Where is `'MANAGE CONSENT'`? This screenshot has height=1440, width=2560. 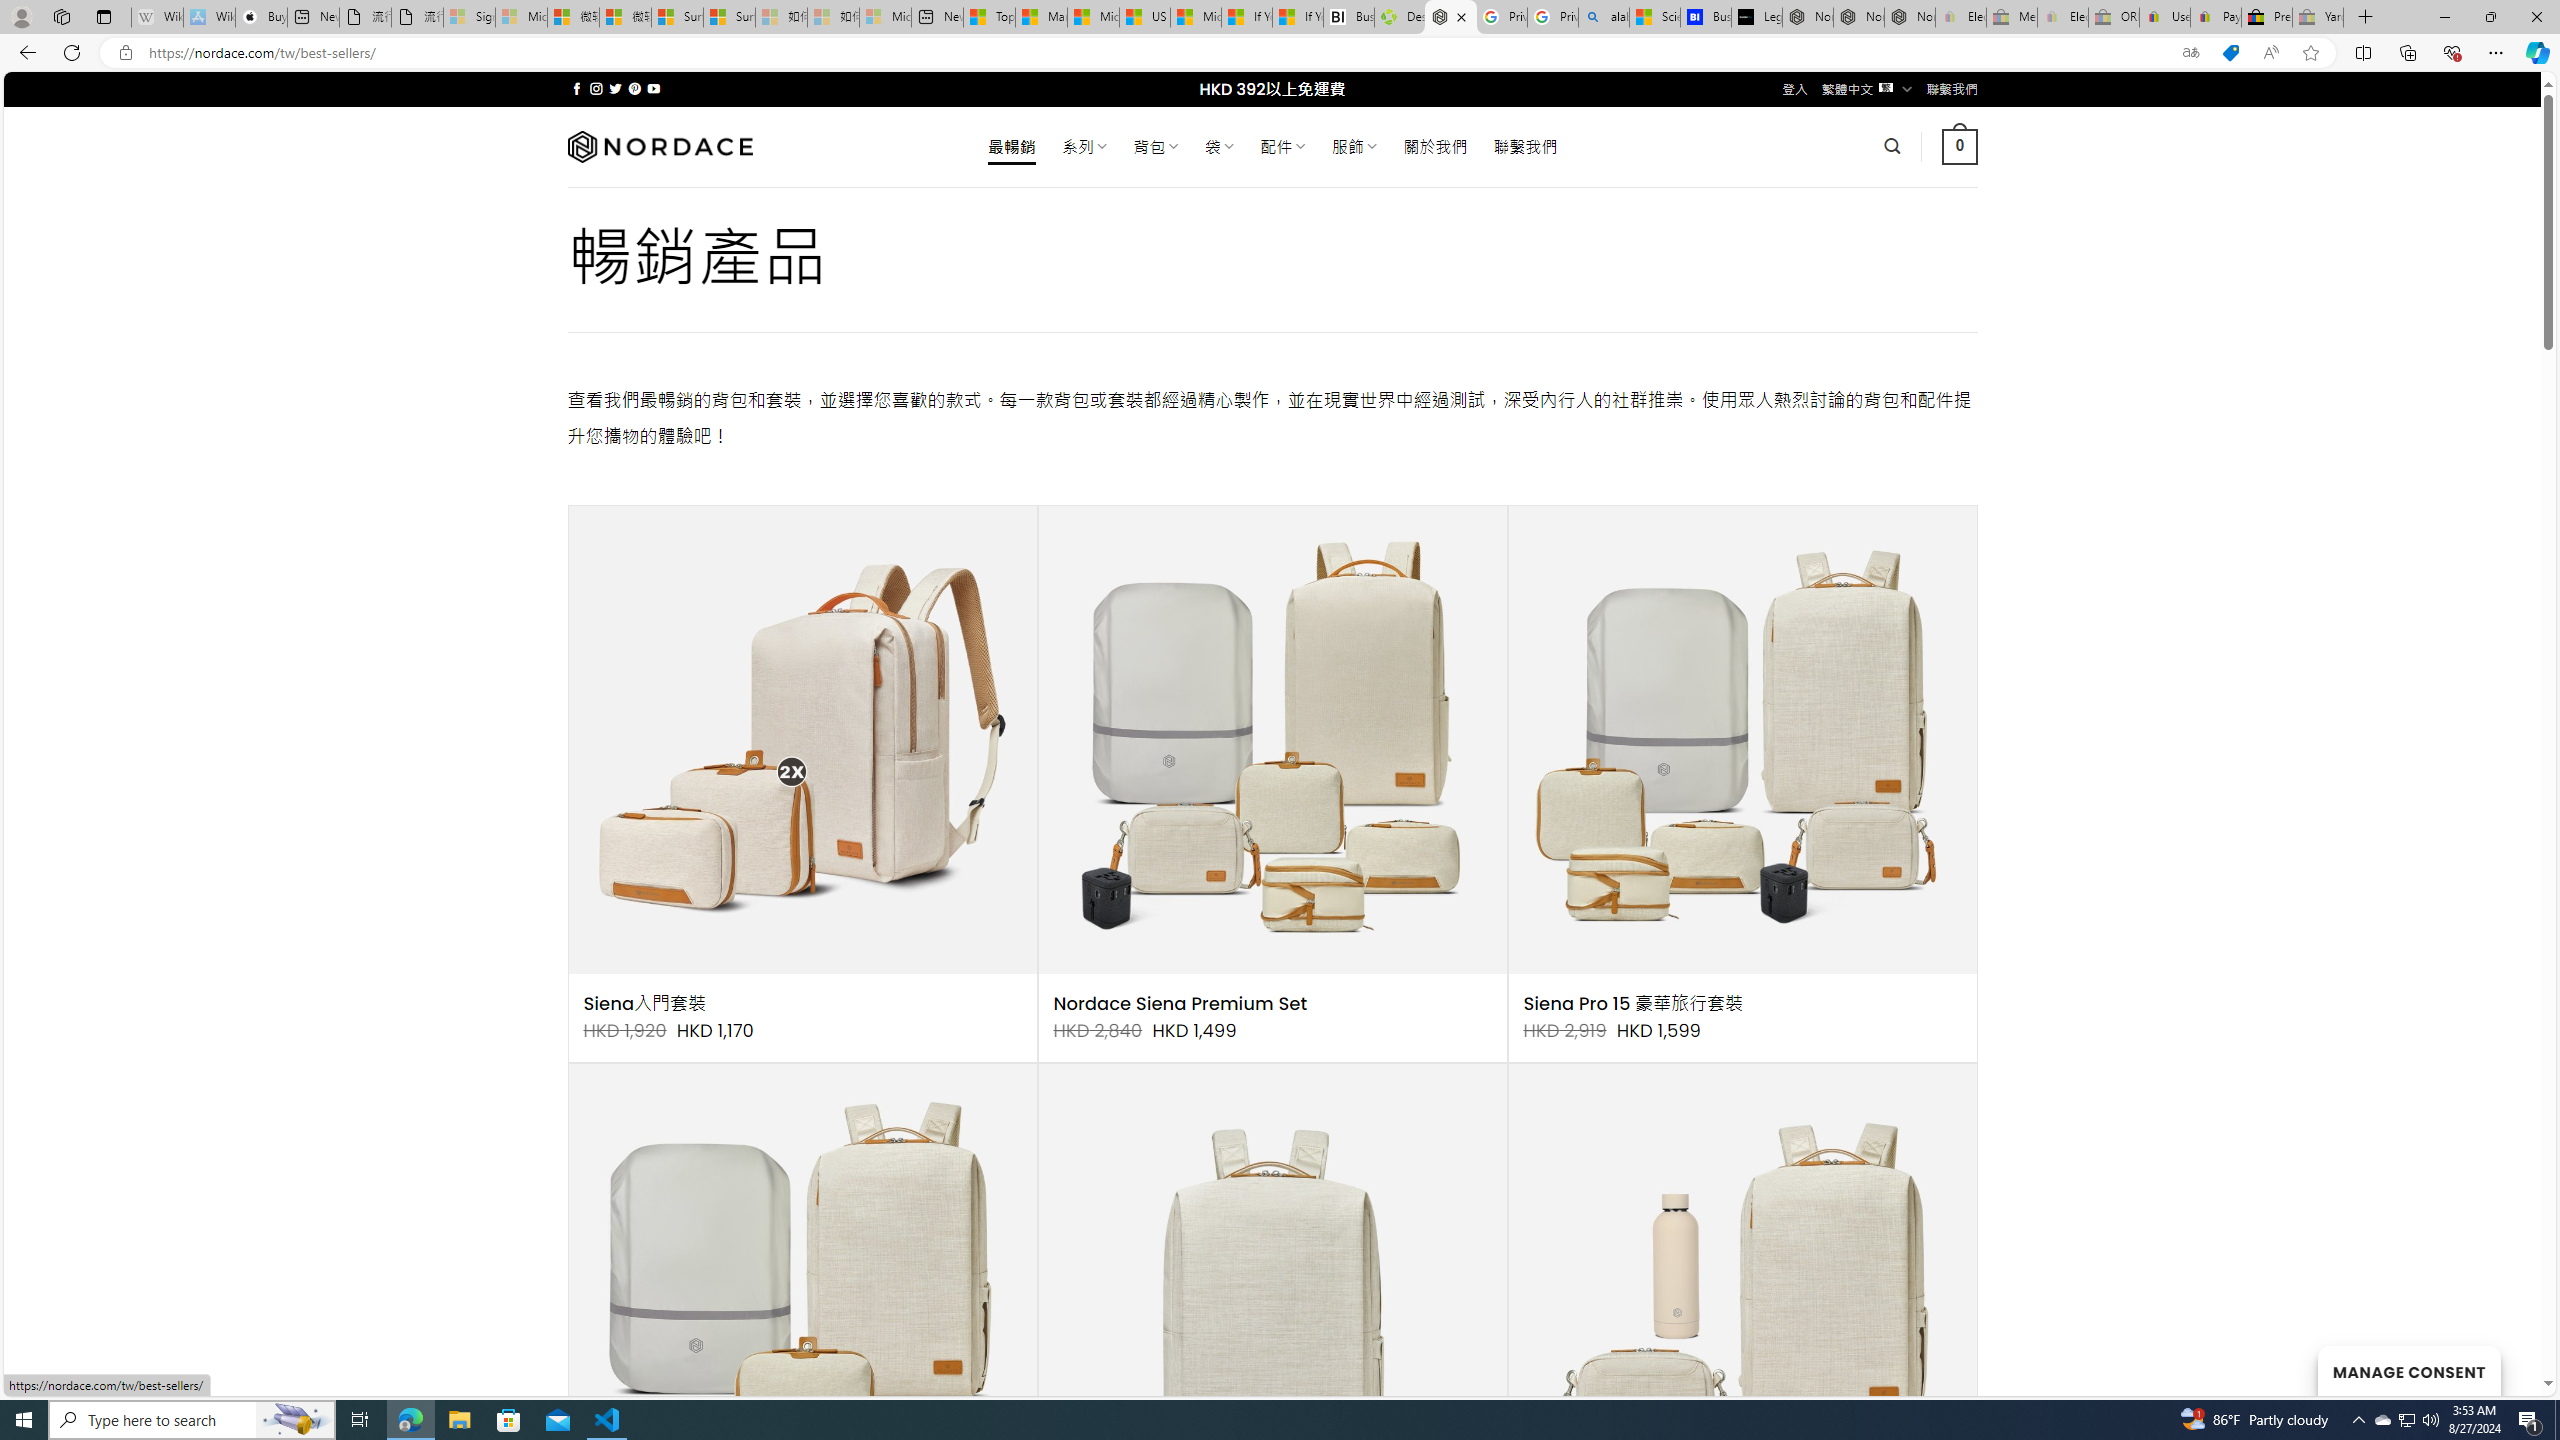
'MANAGE CONSENT' is located at coordinates (2408, 1370).